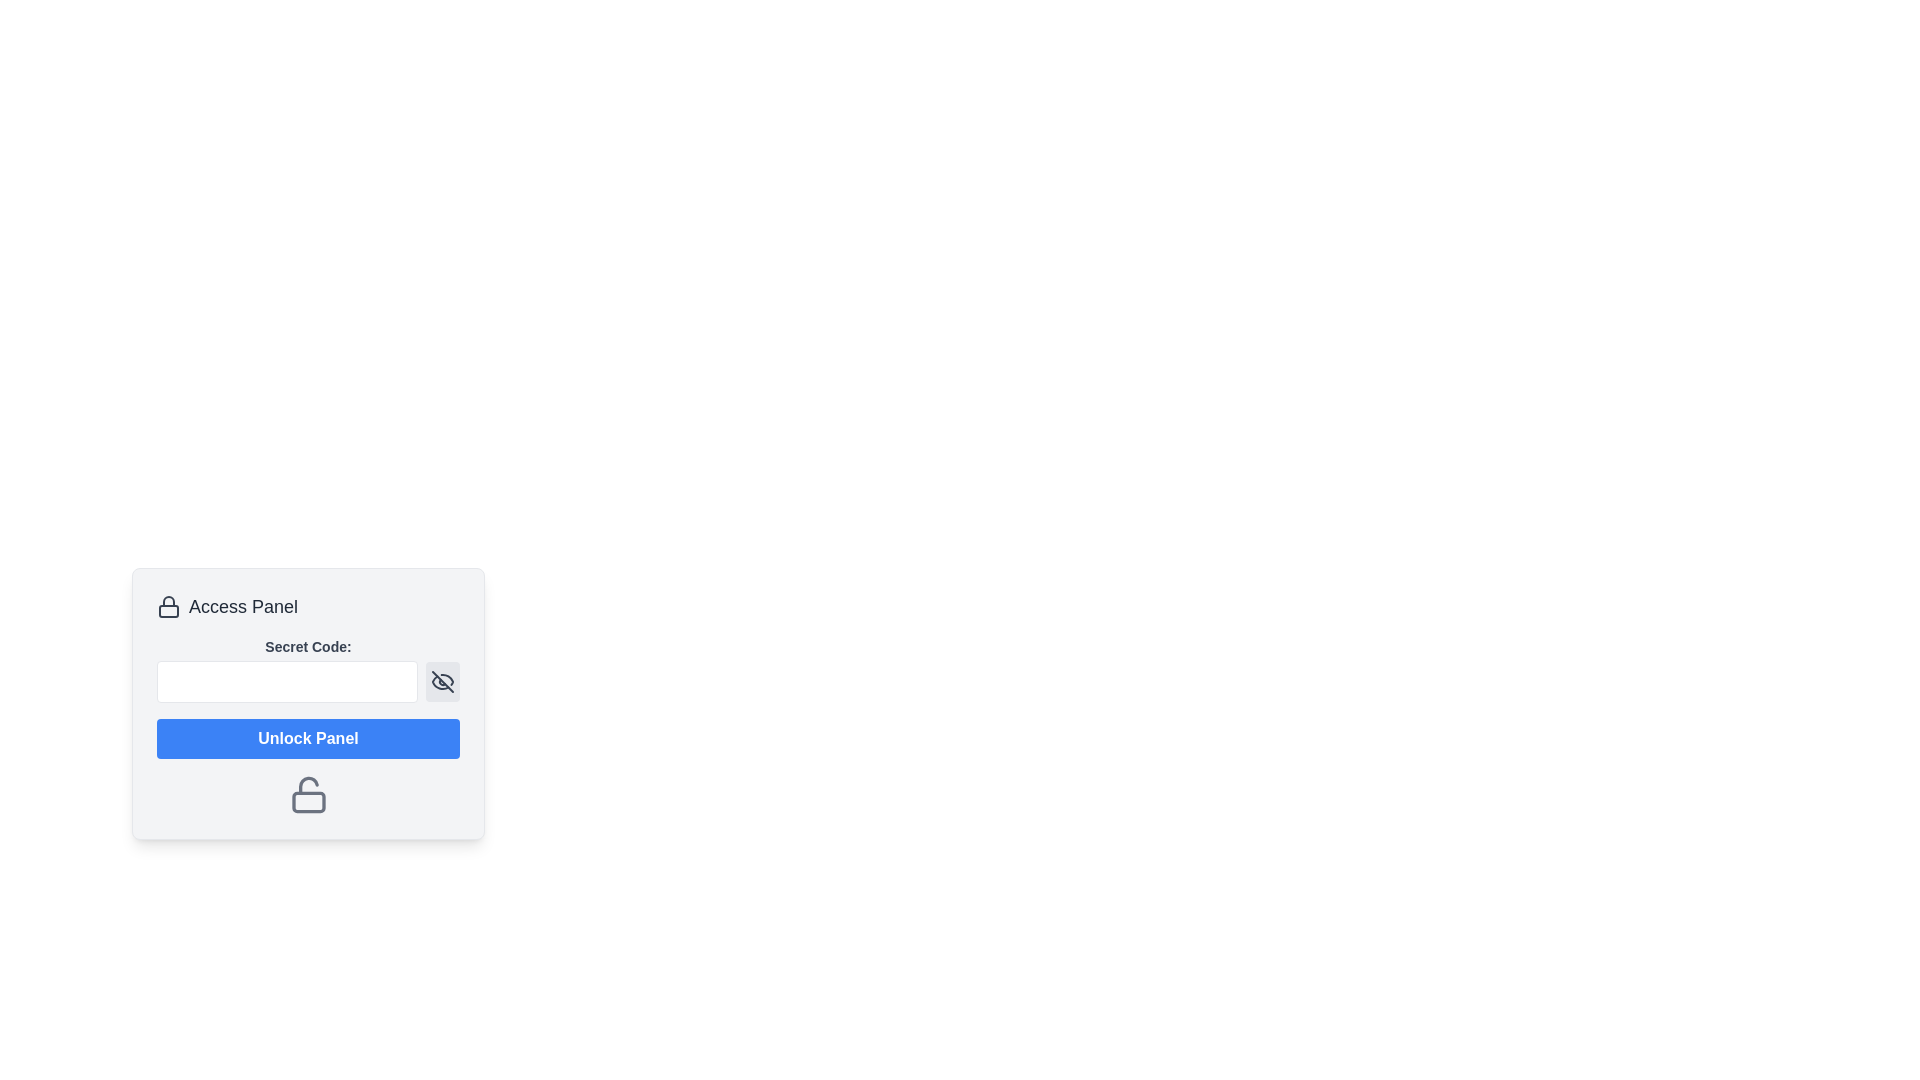 The width and height of the screenshot is (1920, 1080). What do you see at coordinates (307, 801) in the screenshot?
I see `the visual effect changes of the rectangular graphical decoration located inside the open lock icon, positioned below the 'Unlock Panel' button` at bounding box center [307, 801].